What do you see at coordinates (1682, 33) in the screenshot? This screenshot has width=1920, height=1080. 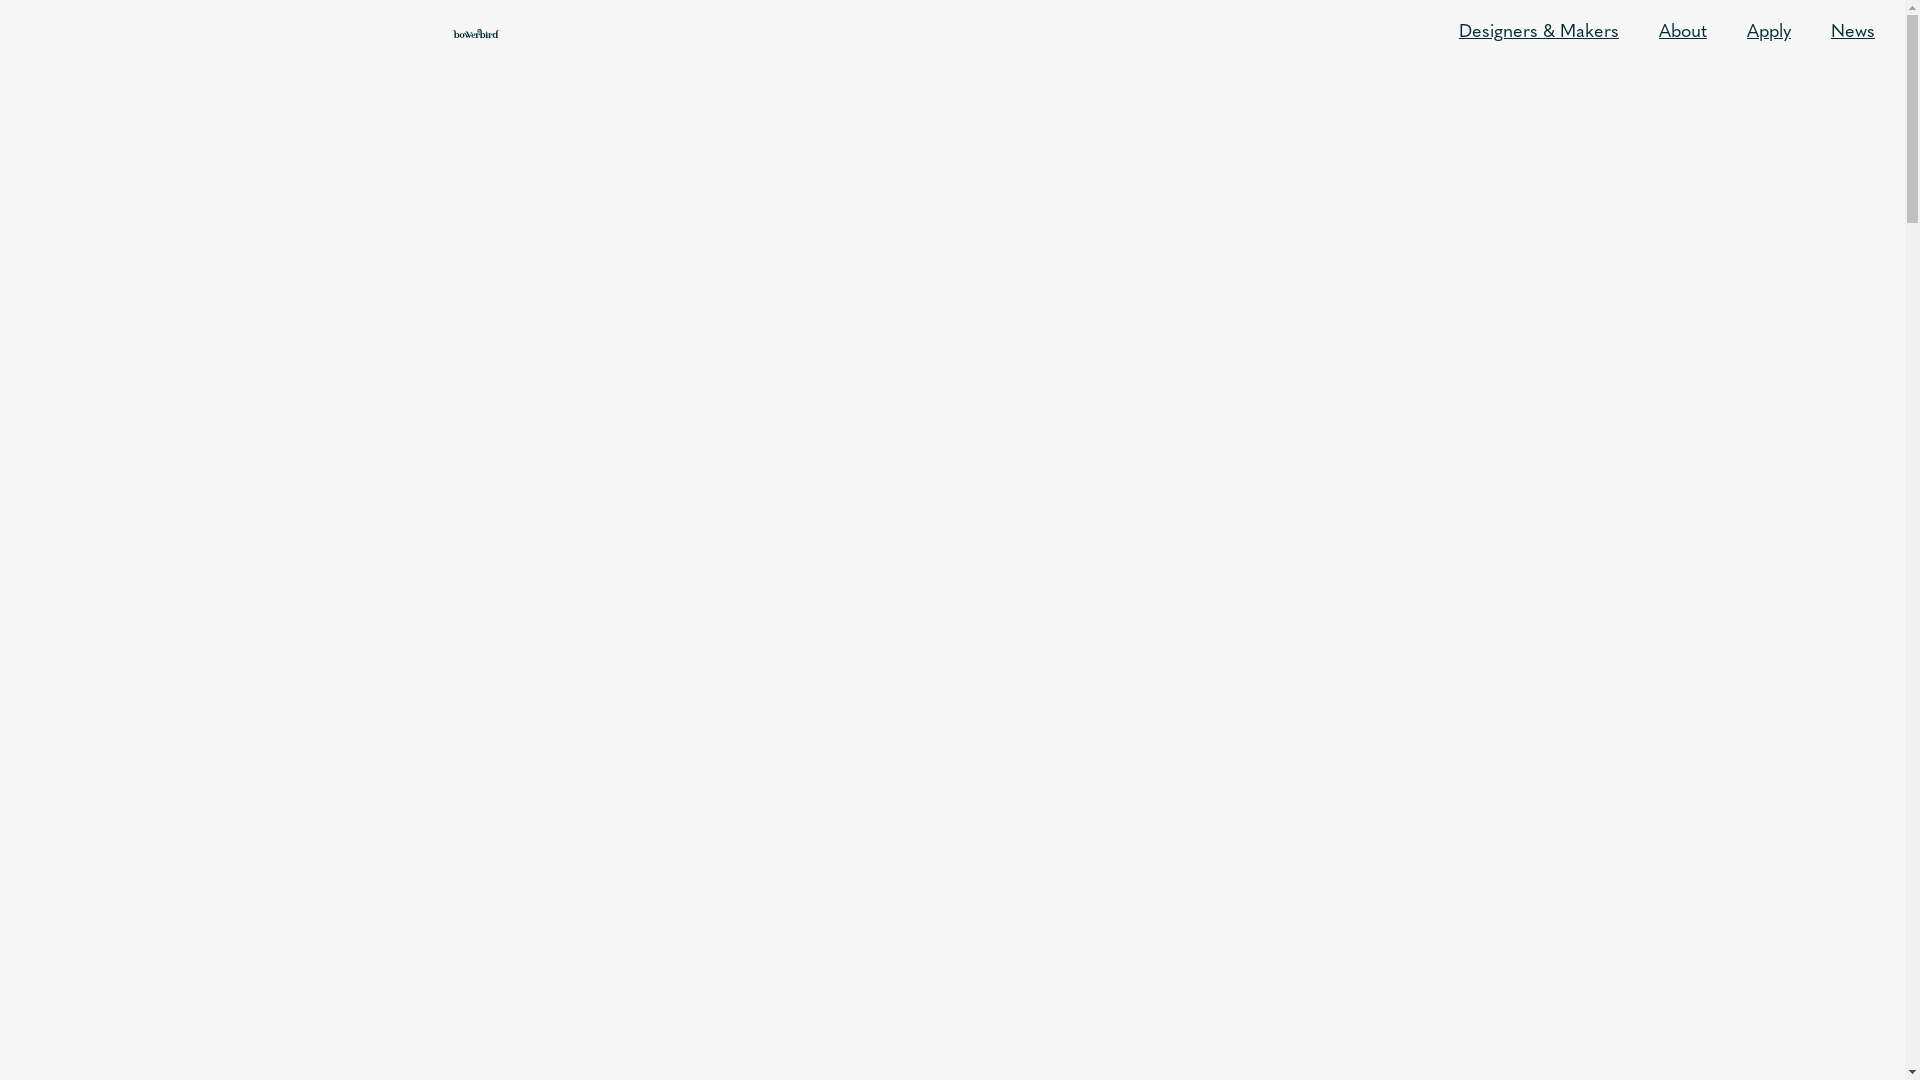 I see `'About'` at bounding box center [1682, 33].